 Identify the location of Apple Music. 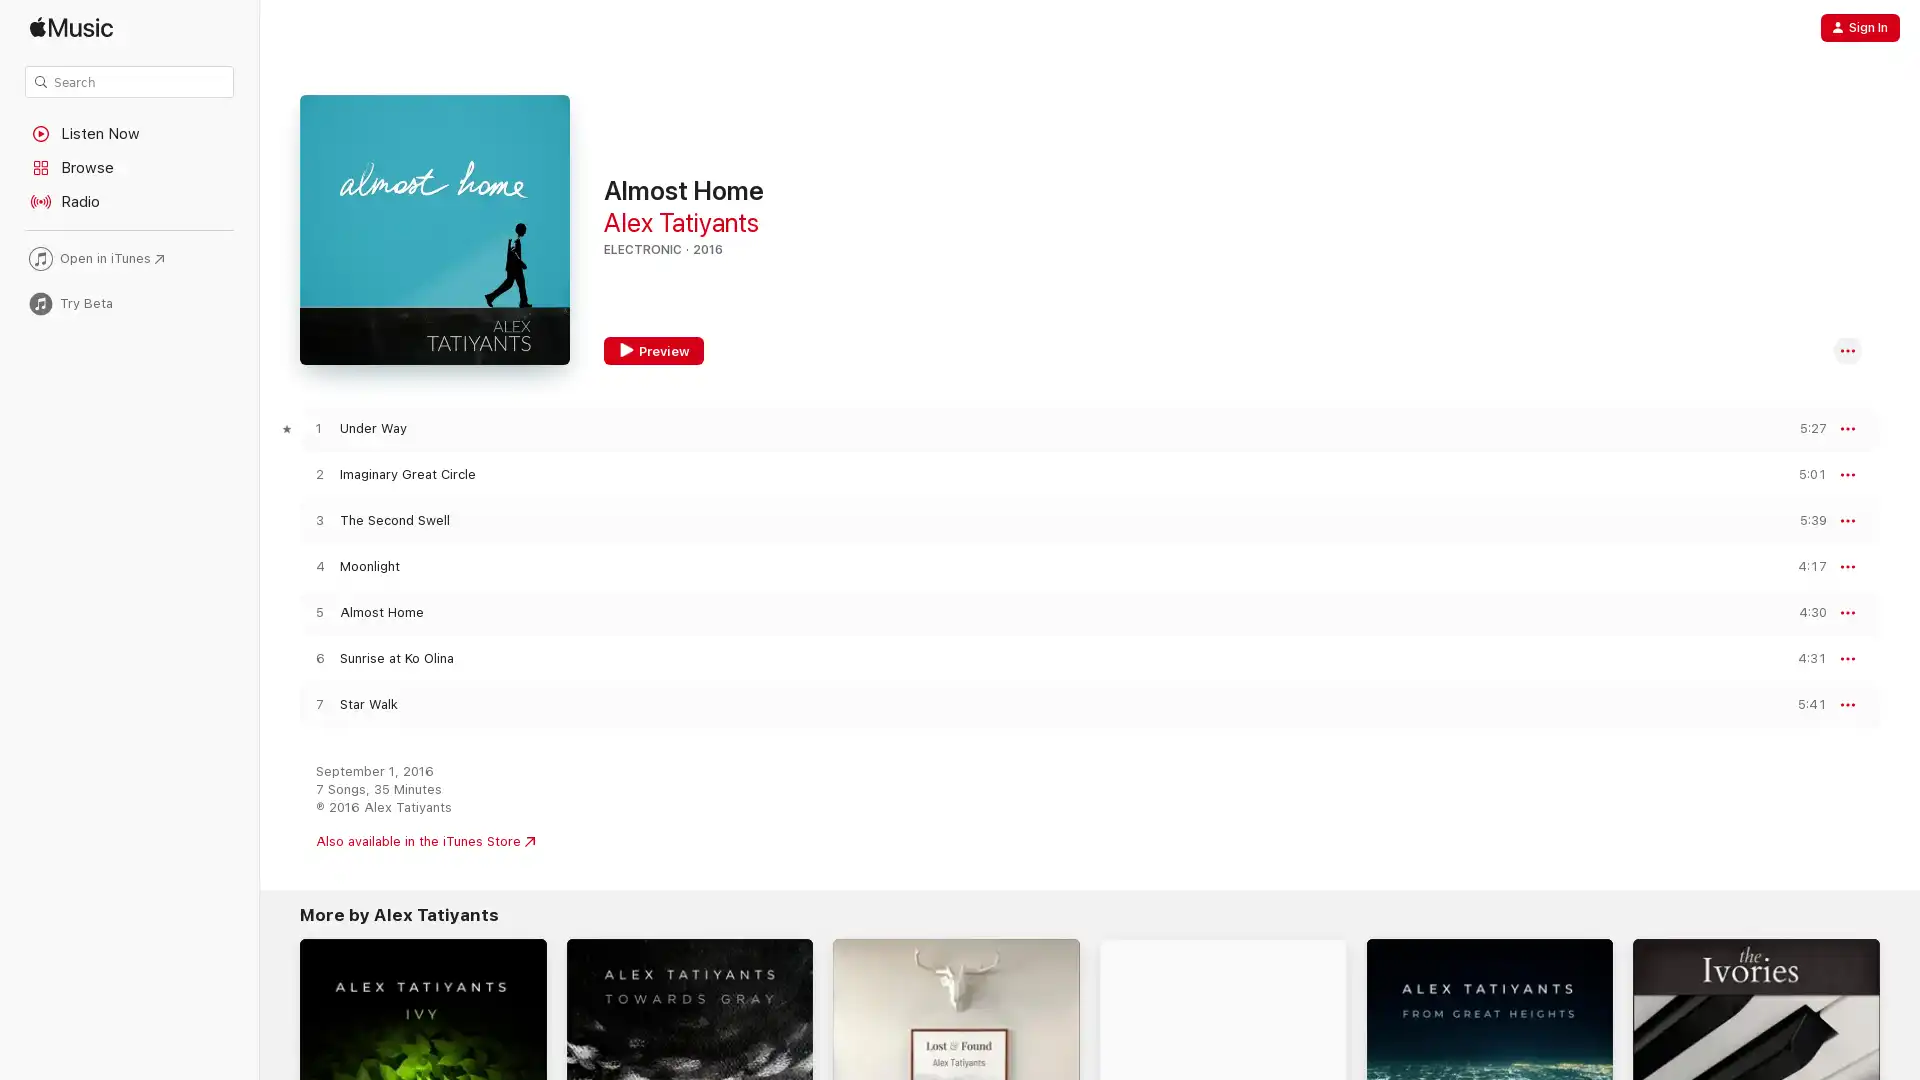
(128, 27).